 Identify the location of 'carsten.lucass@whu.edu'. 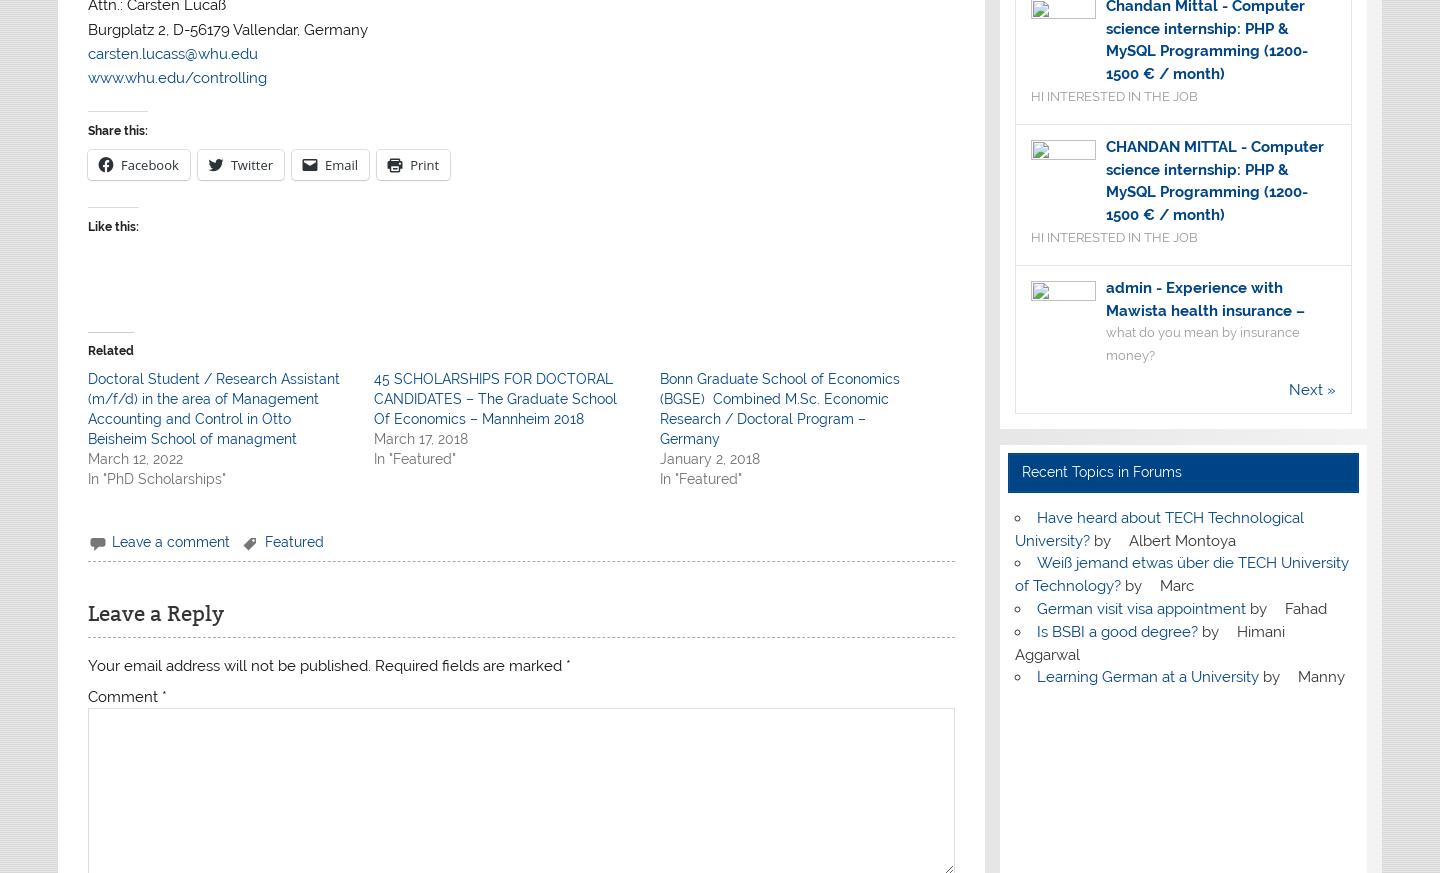
(86, 51).